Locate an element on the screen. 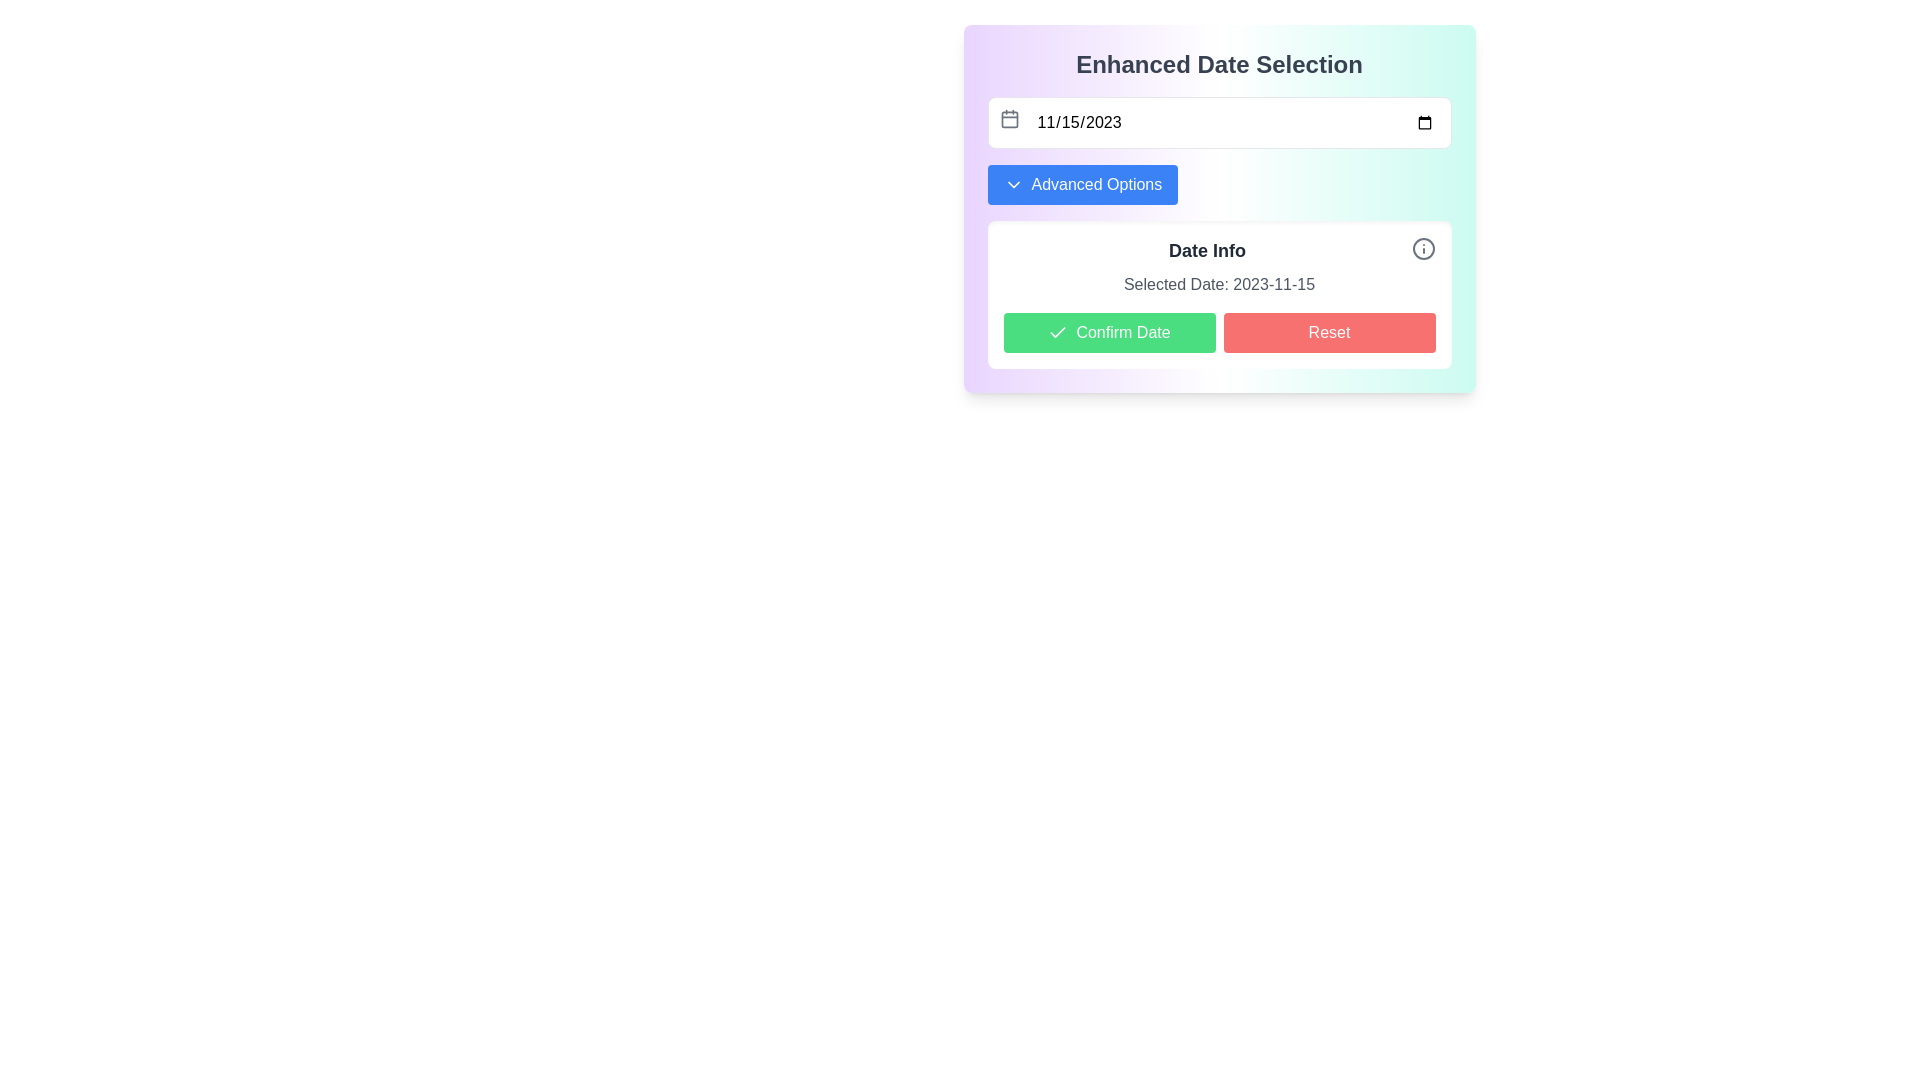 Image resolution: width=1920 pixels, height=1080 pixels. the 'Confirm Date' button, which is a rectangular button with a green background and a white checkmark icon, located in the 'Date Info' section of the 'Enhanced Date Selection' panel is located at coordinates (1108, 331).